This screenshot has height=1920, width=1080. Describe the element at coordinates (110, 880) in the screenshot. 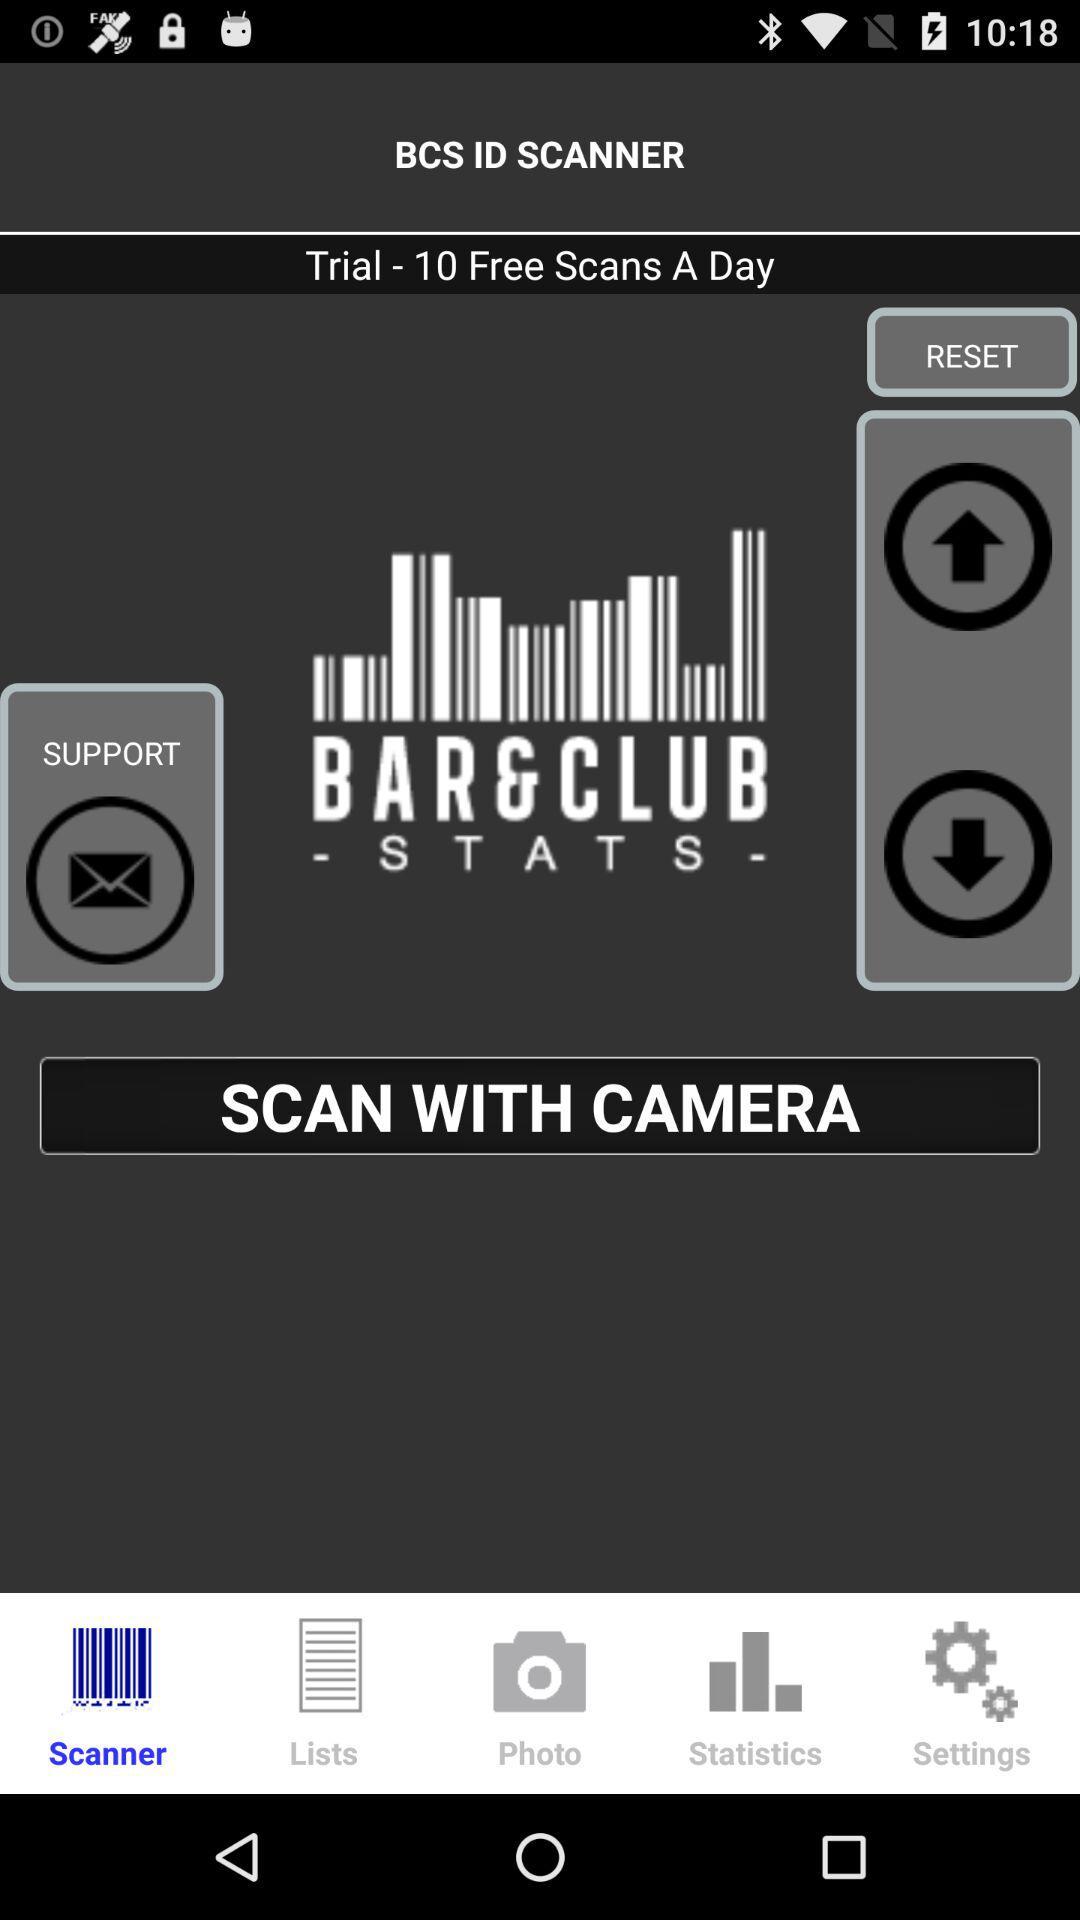

I see `send email` at that location.